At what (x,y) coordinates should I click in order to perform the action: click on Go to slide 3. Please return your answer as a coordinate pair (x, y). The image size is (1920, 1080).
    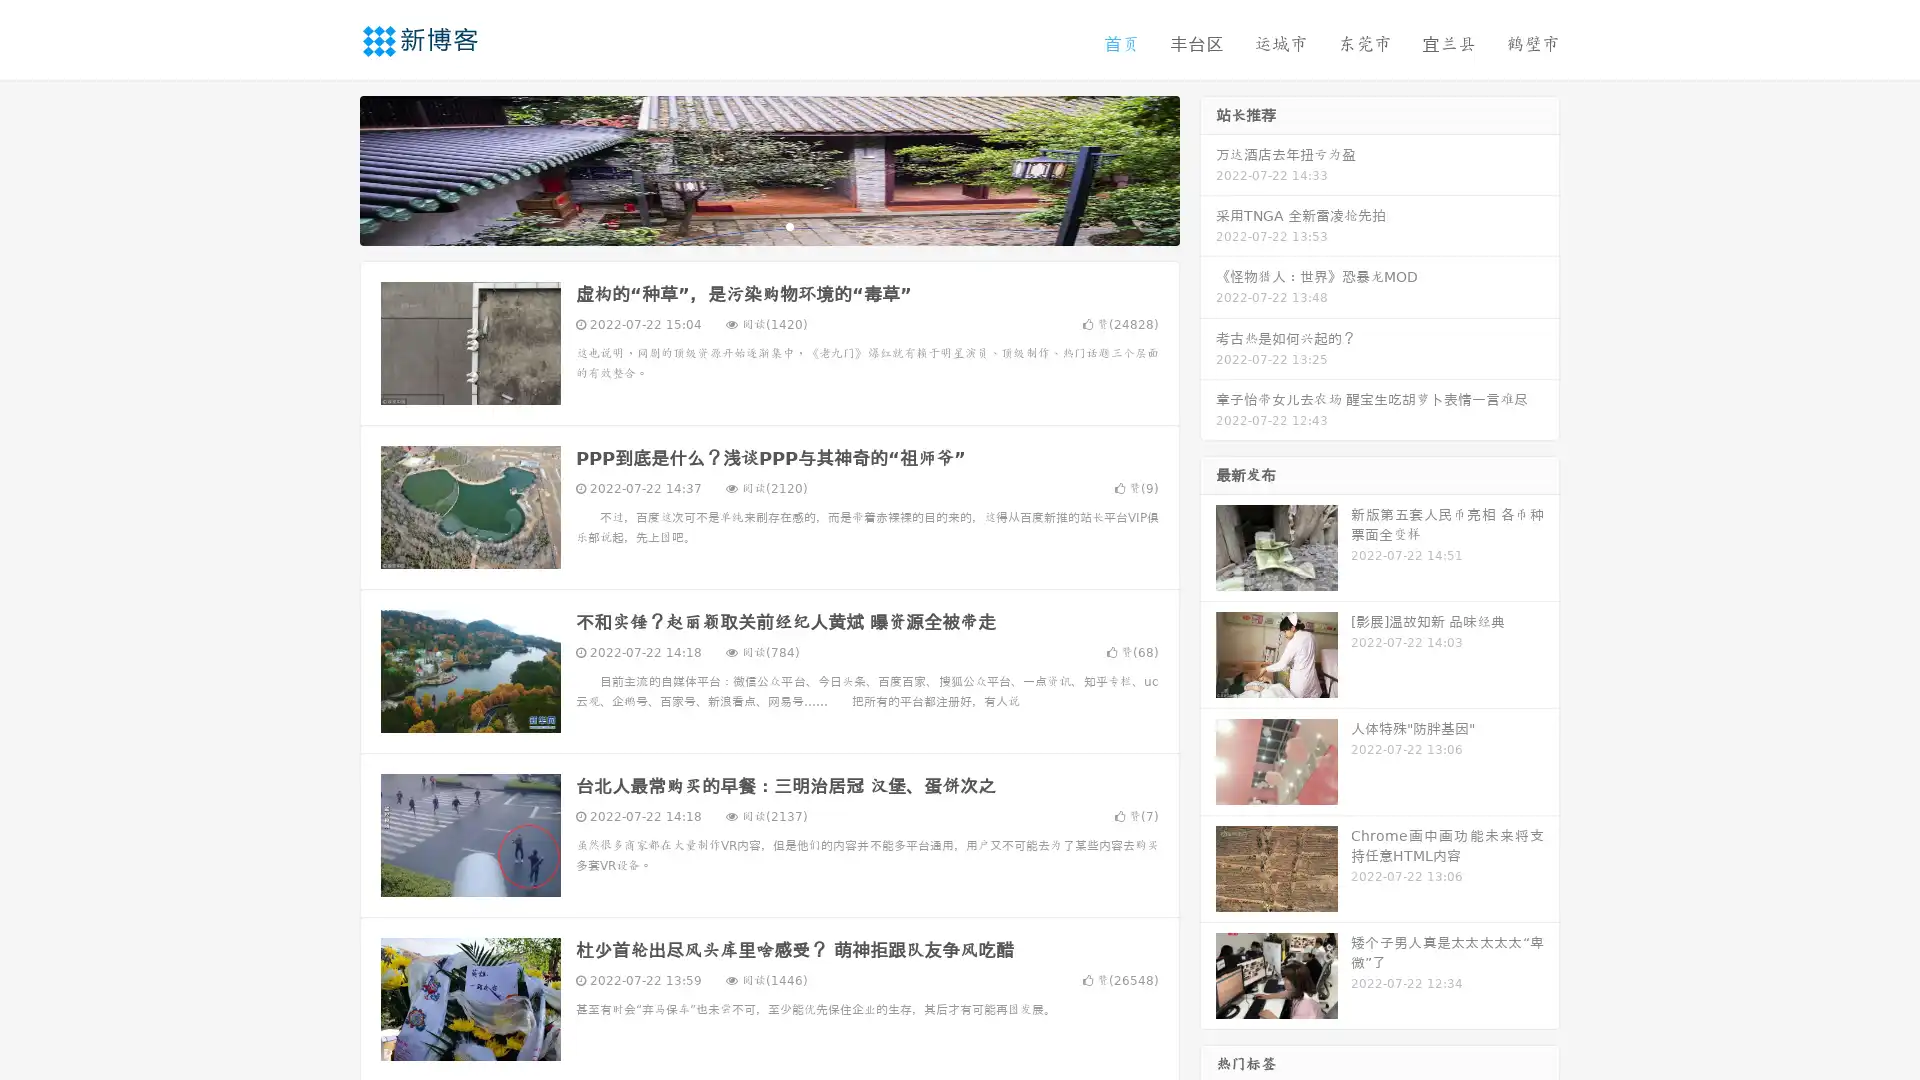
    Looking at the image, I should click on (789, 225).